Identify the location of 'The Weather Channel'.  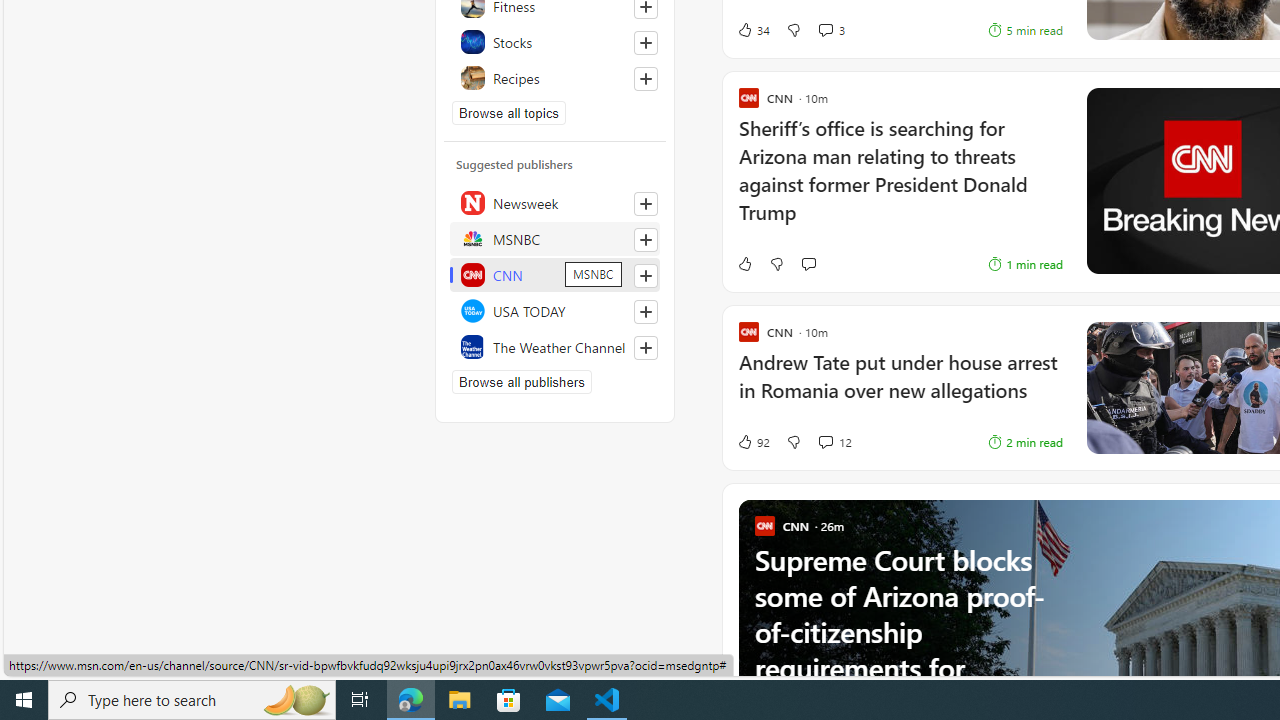
(555, 346).